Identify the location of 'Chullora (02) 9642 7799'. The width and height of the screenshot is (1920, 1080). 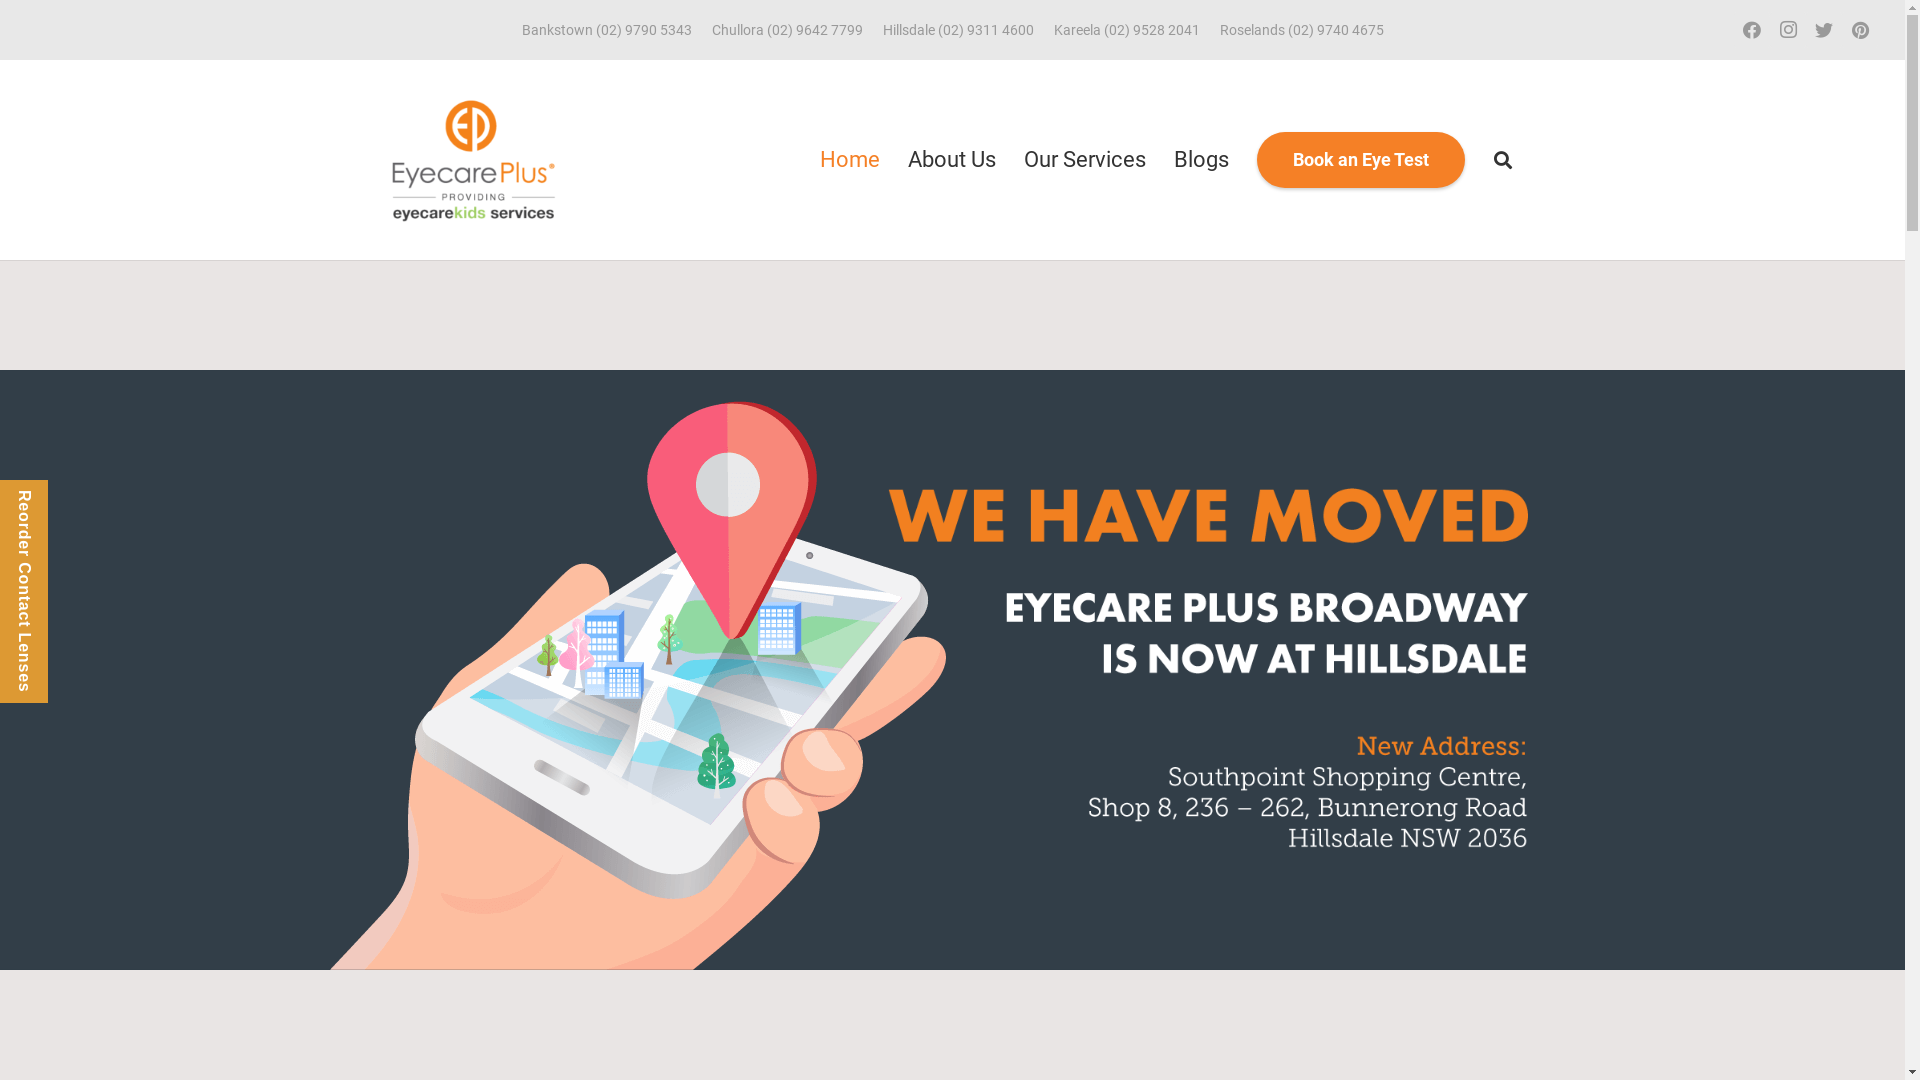
(786, 30).